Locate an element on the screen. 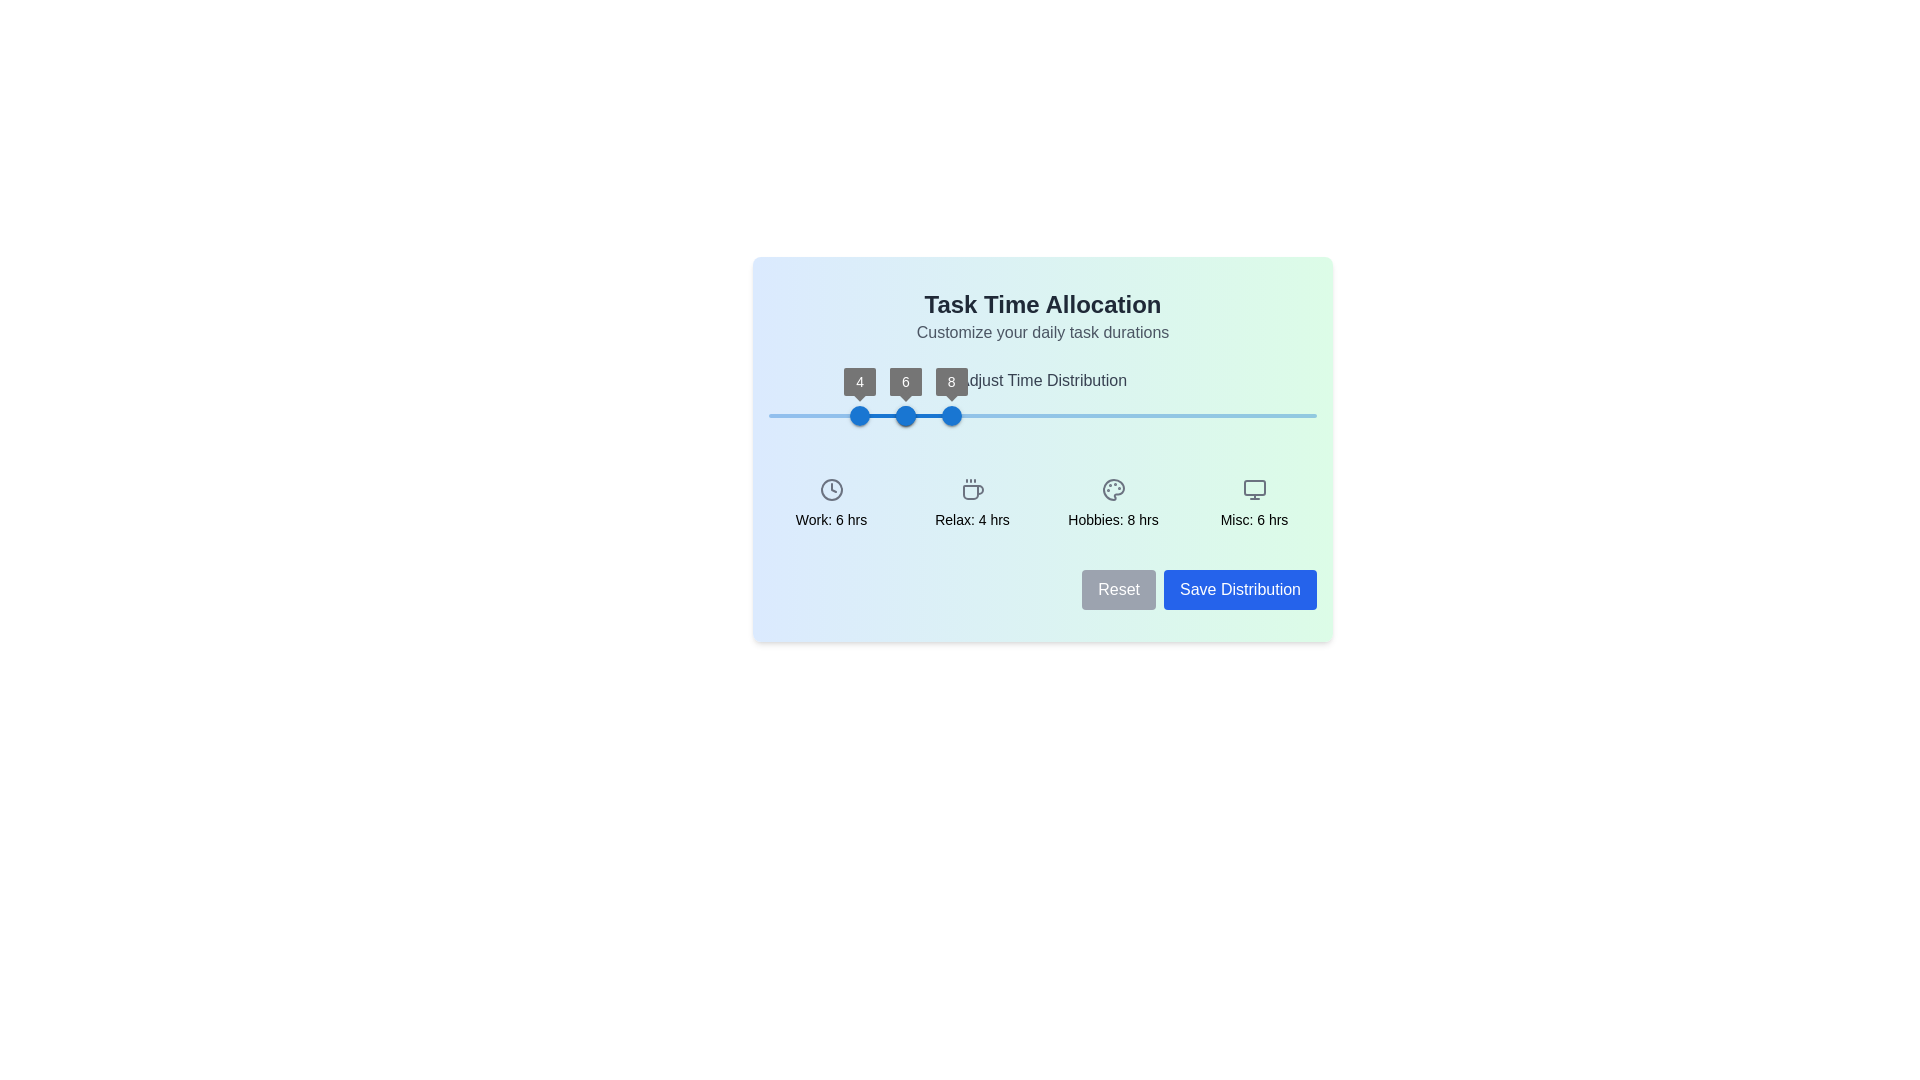 The height and width of the screenshot is (1080, 1920). the slider is located at coordinates (1033, 400).